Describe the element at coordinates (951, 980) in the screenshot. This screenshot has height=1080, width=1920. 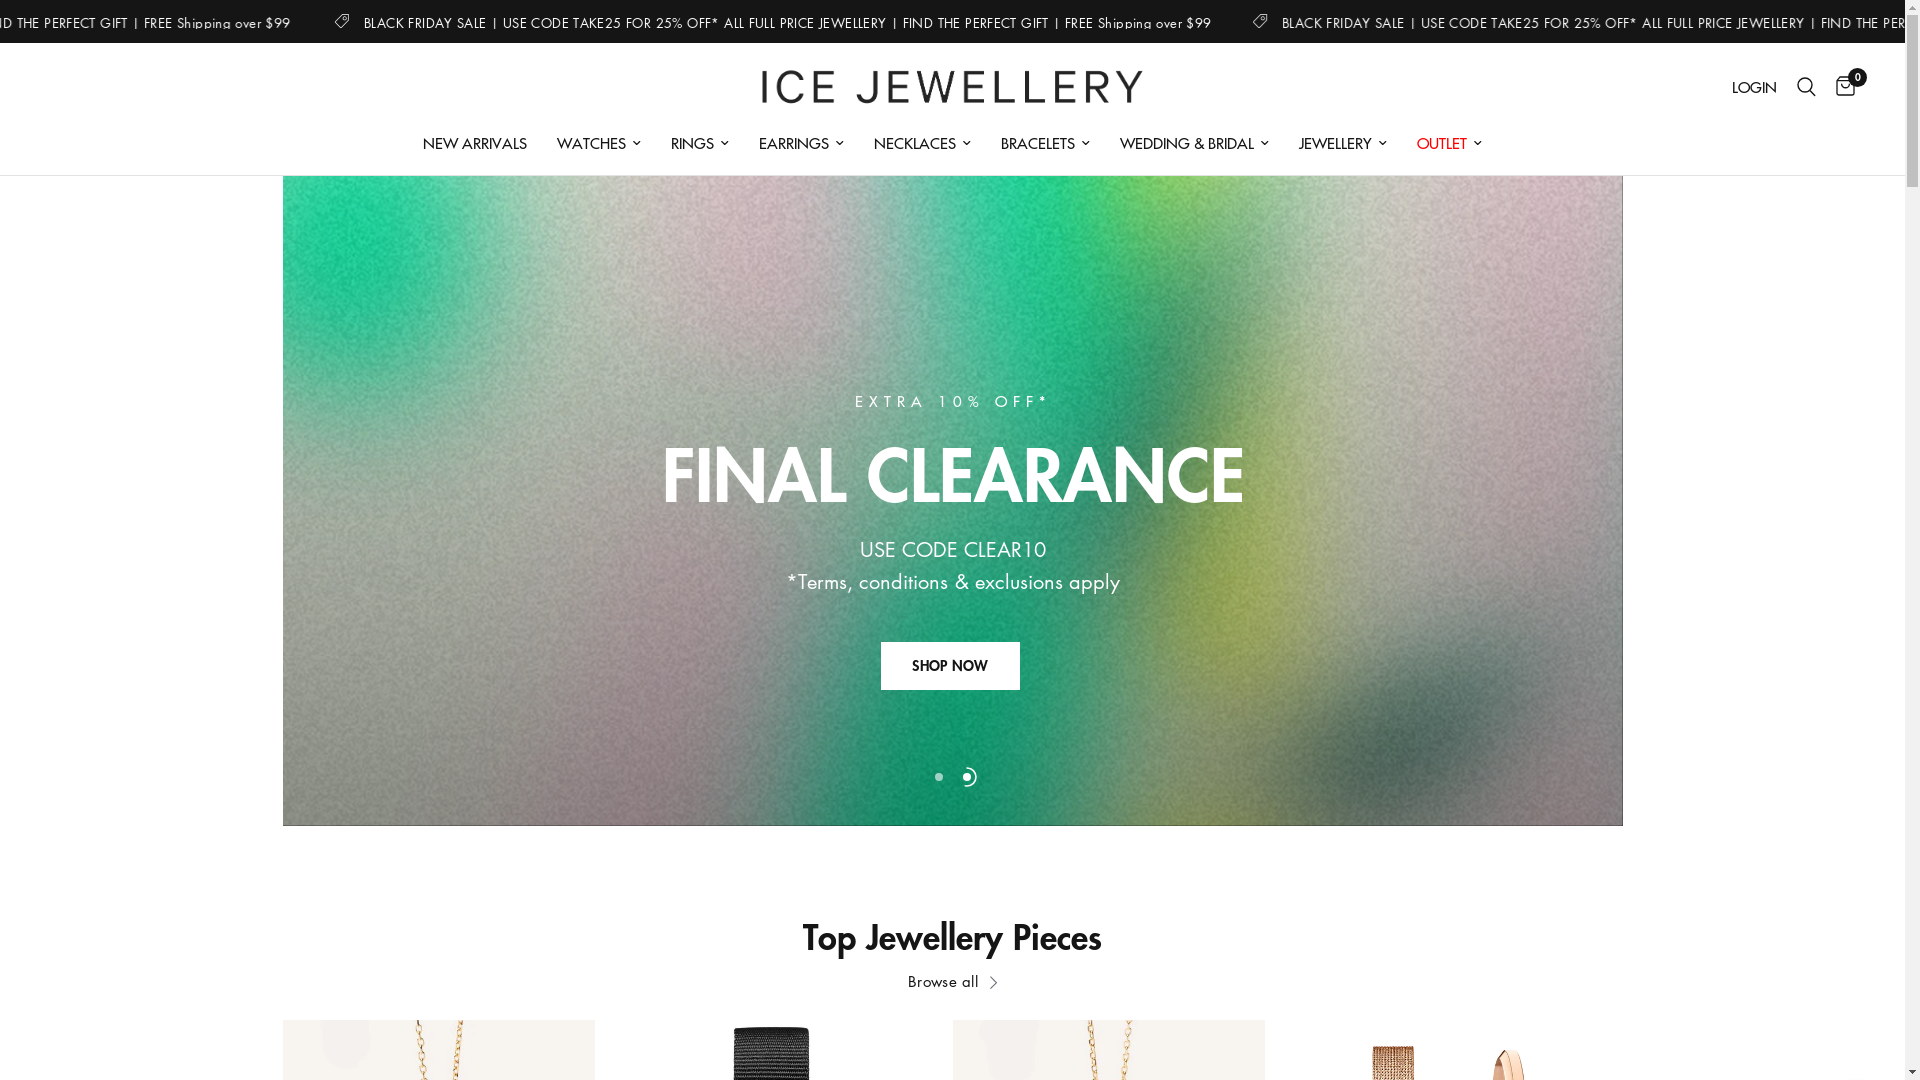
I see `'Browse all'` at that location.